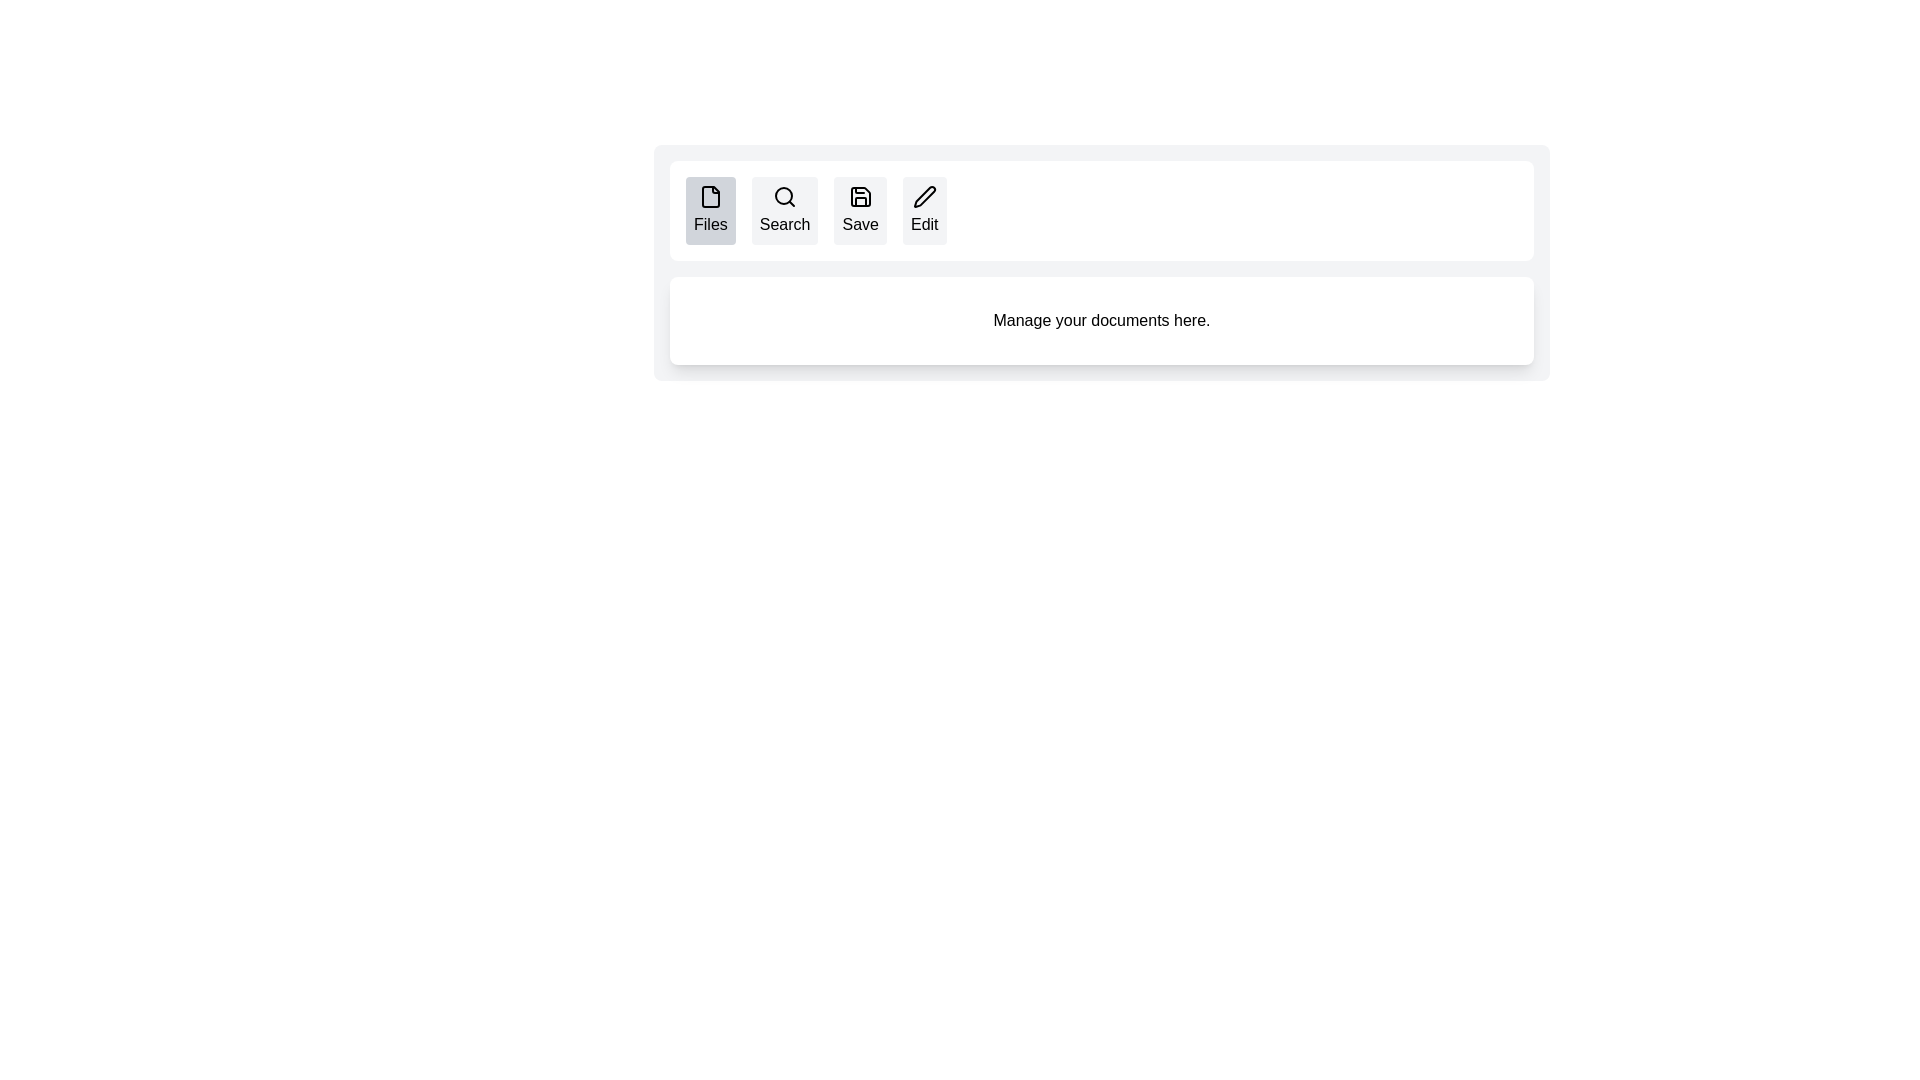 The width and height of the screenshot is (1920, 1080). I want to click on the tab labeled Files, so click(710, 211).